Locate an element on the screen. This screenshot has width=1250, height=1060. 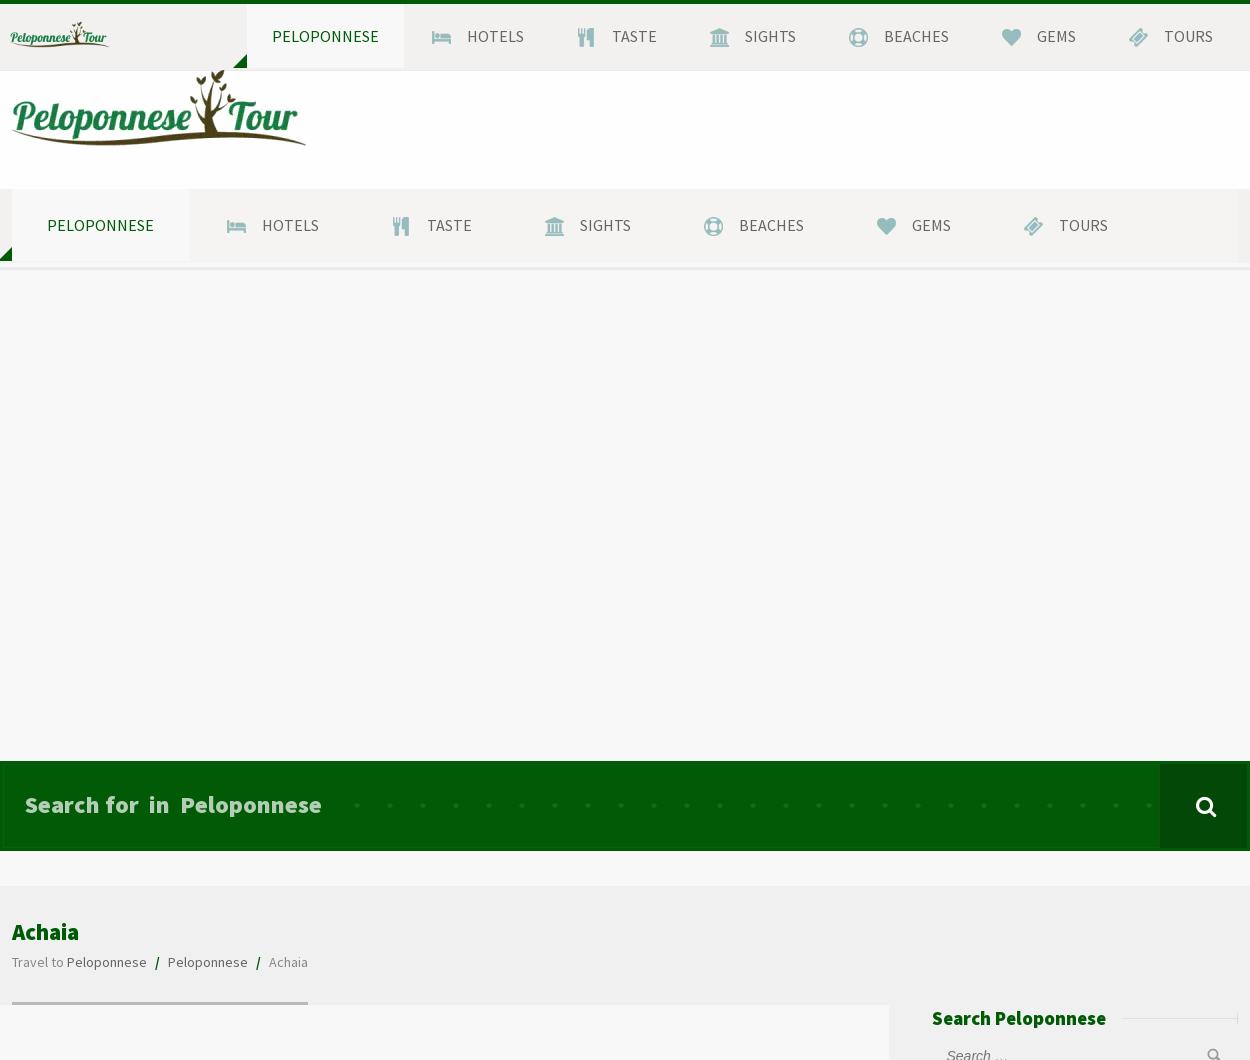
'Travel to' is located at coordinates (11, 959).